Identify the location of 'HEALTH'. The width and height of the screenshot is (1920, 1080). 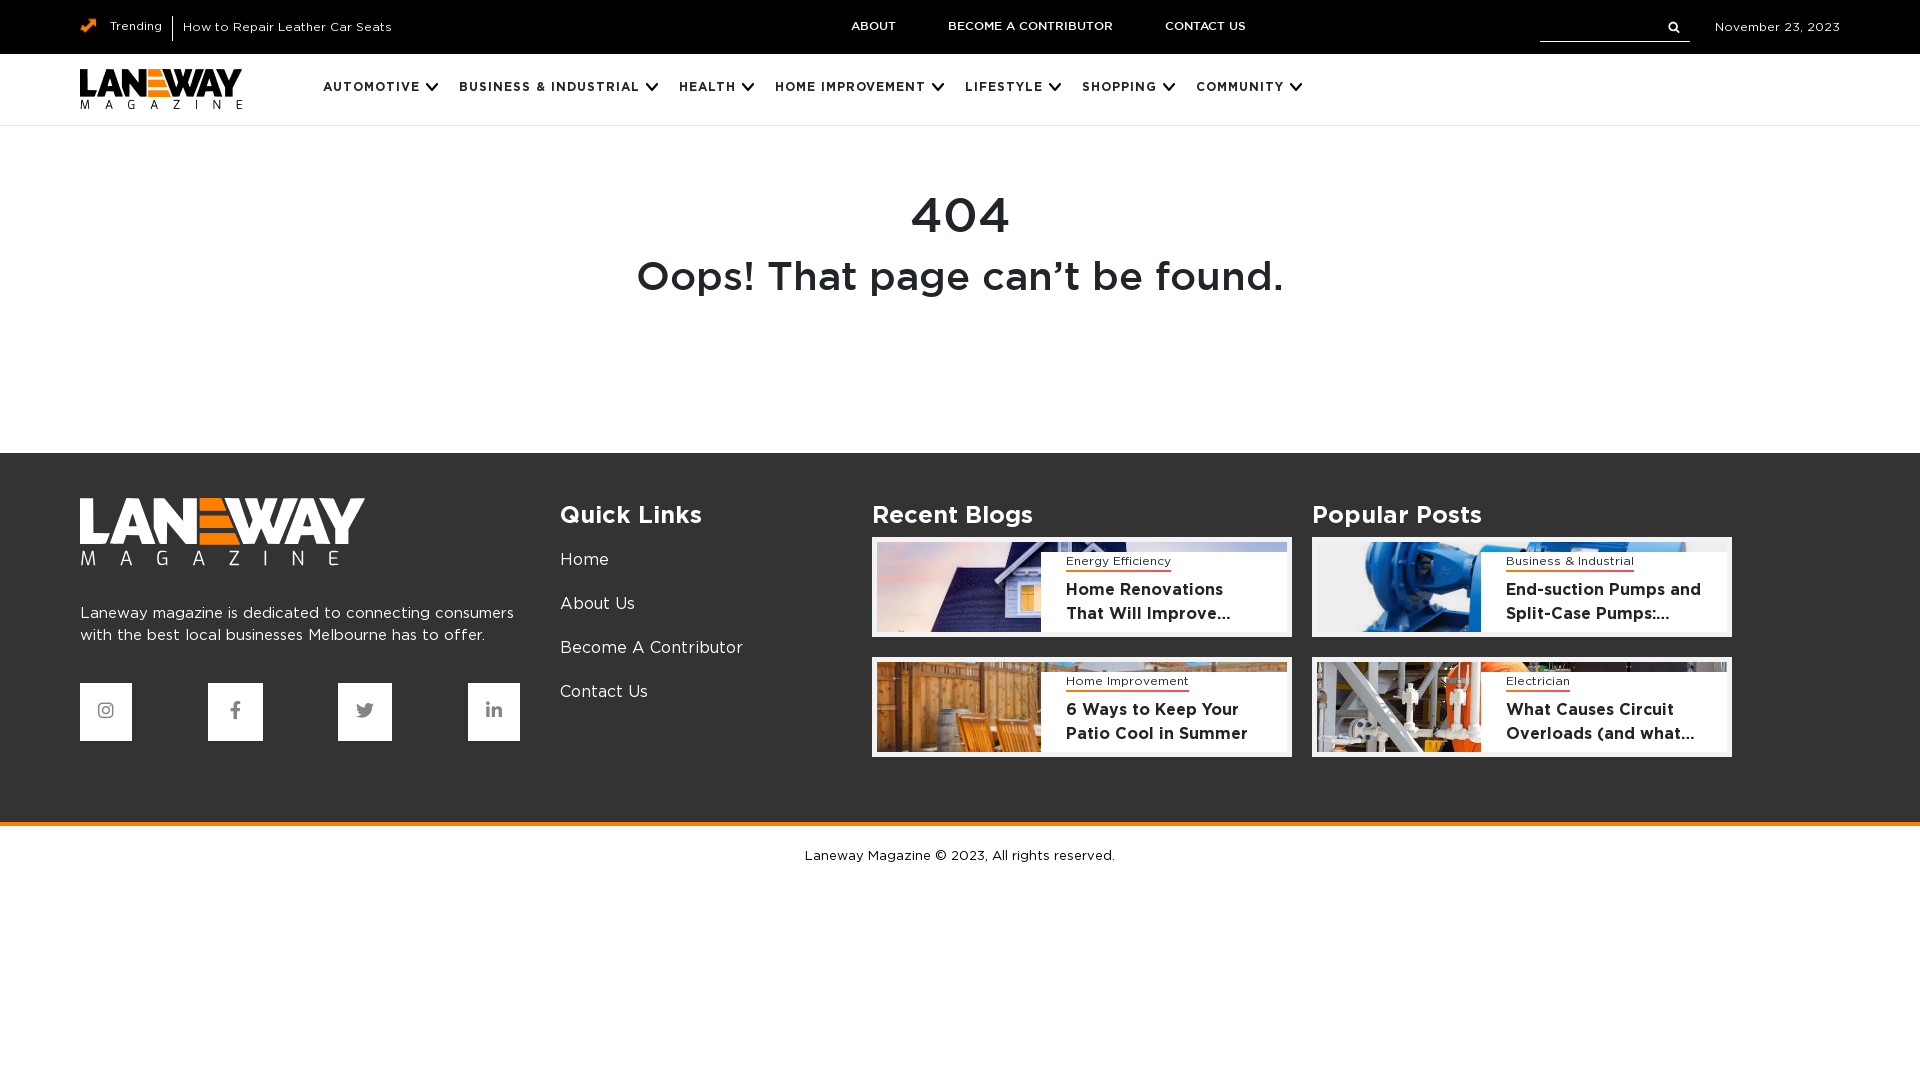
(707, 88).